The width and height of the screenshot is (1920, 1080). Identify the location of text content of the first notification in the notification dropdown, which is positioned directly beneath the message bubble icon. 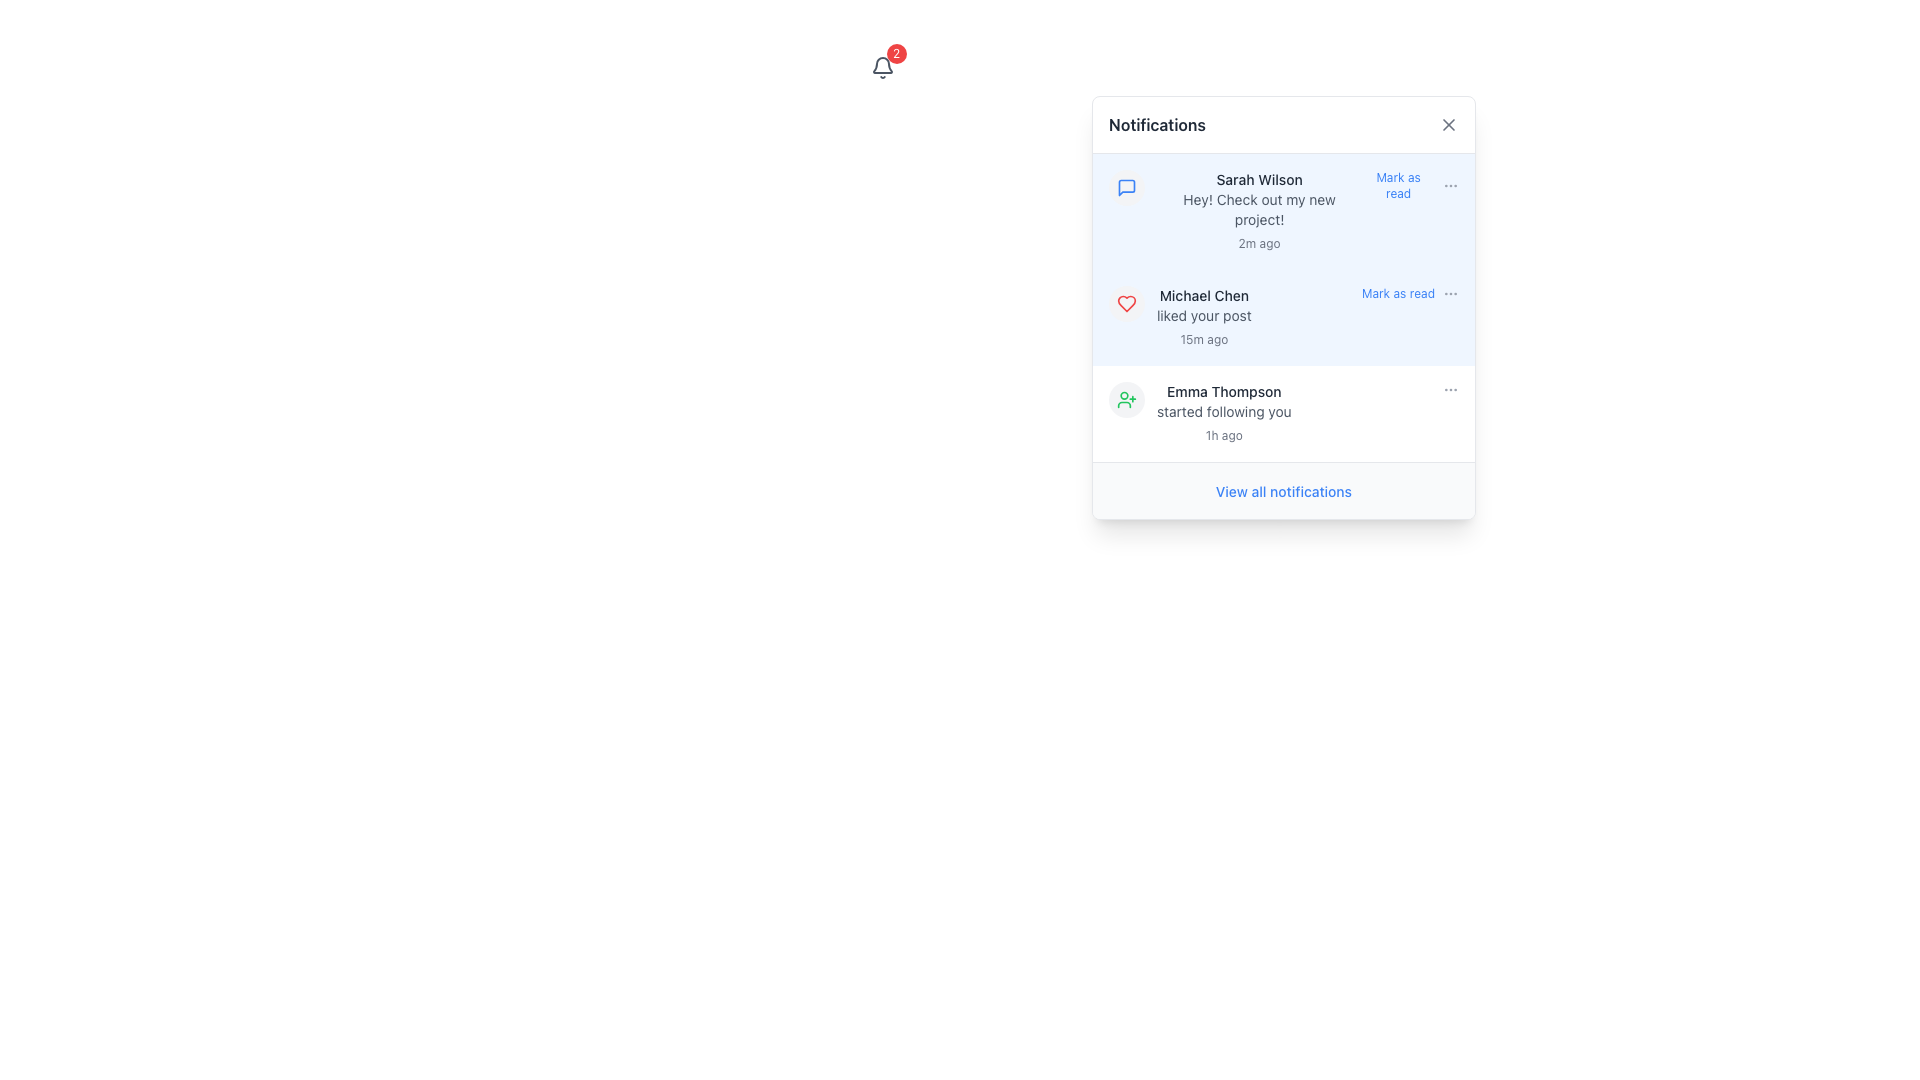
(1258, 212).